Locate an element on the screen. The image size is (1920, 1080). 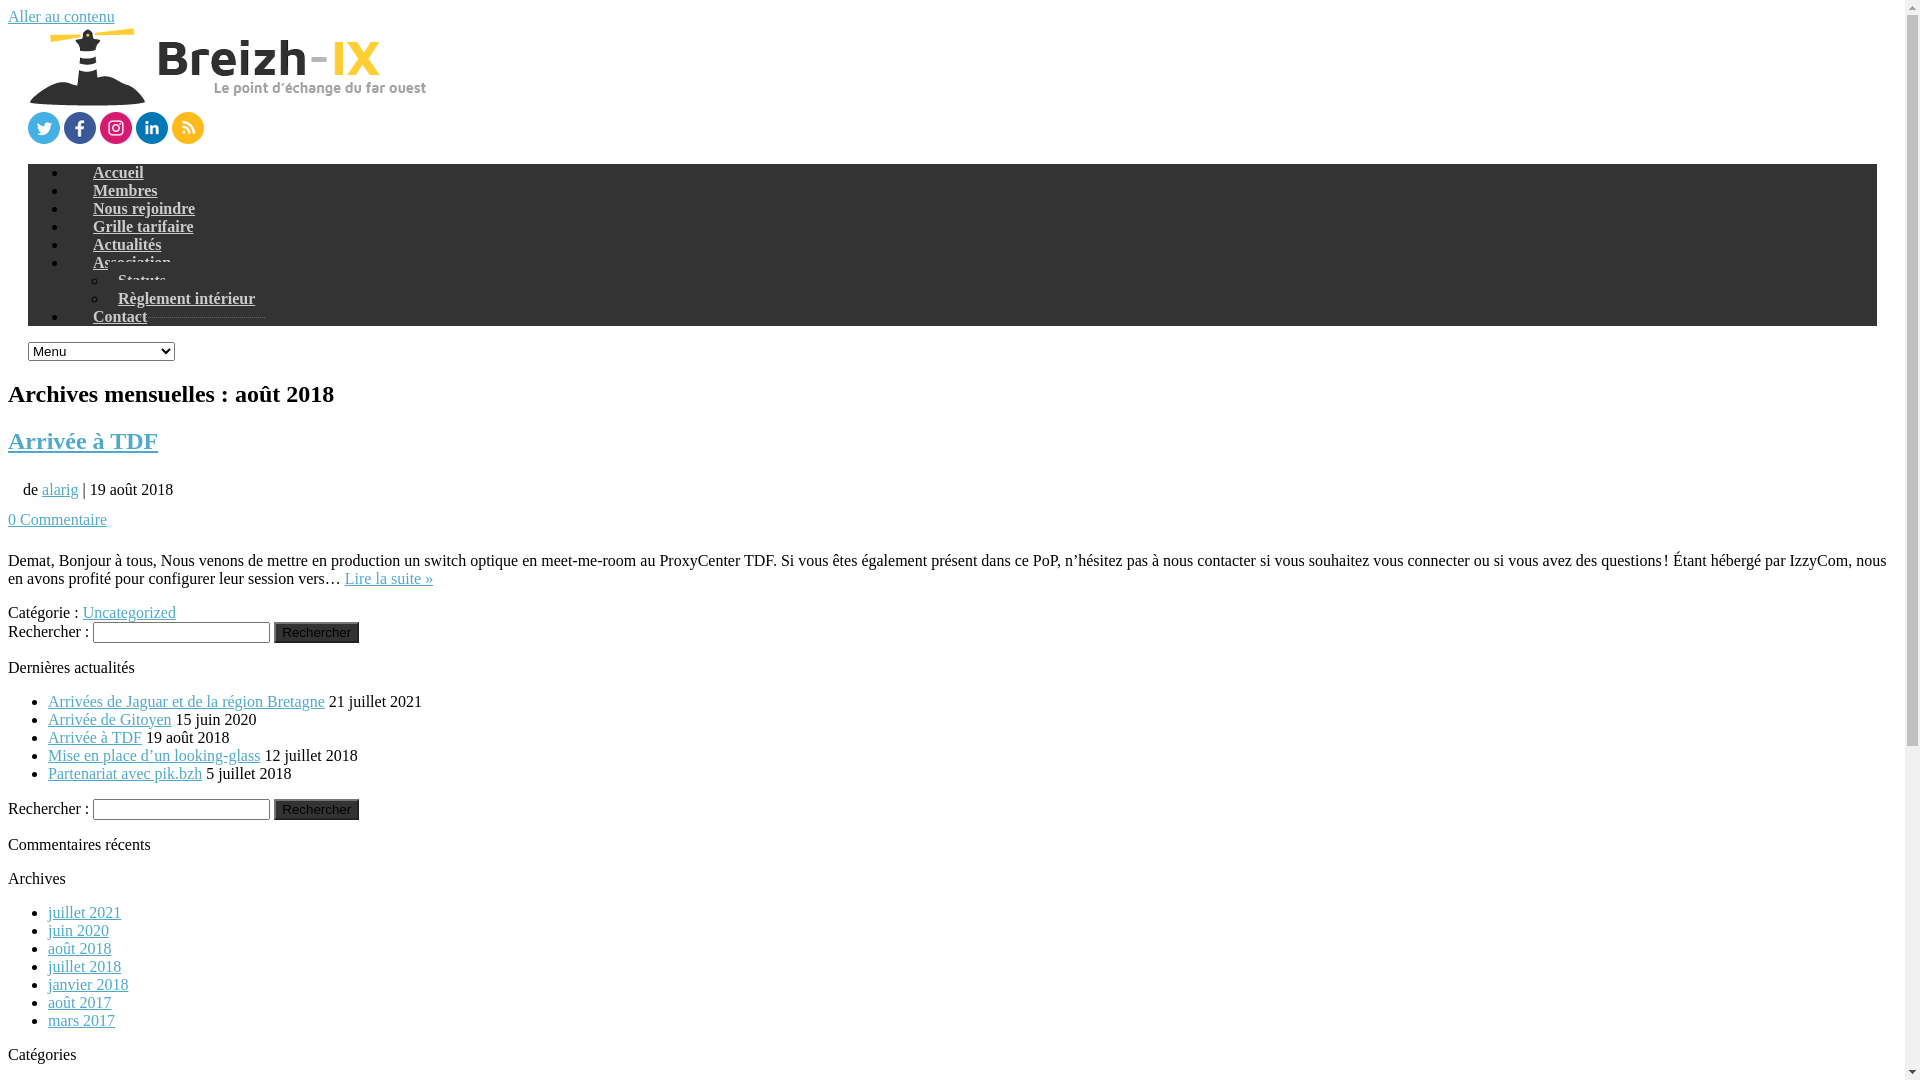
'Statuts' is located at coordinates (141, 281).